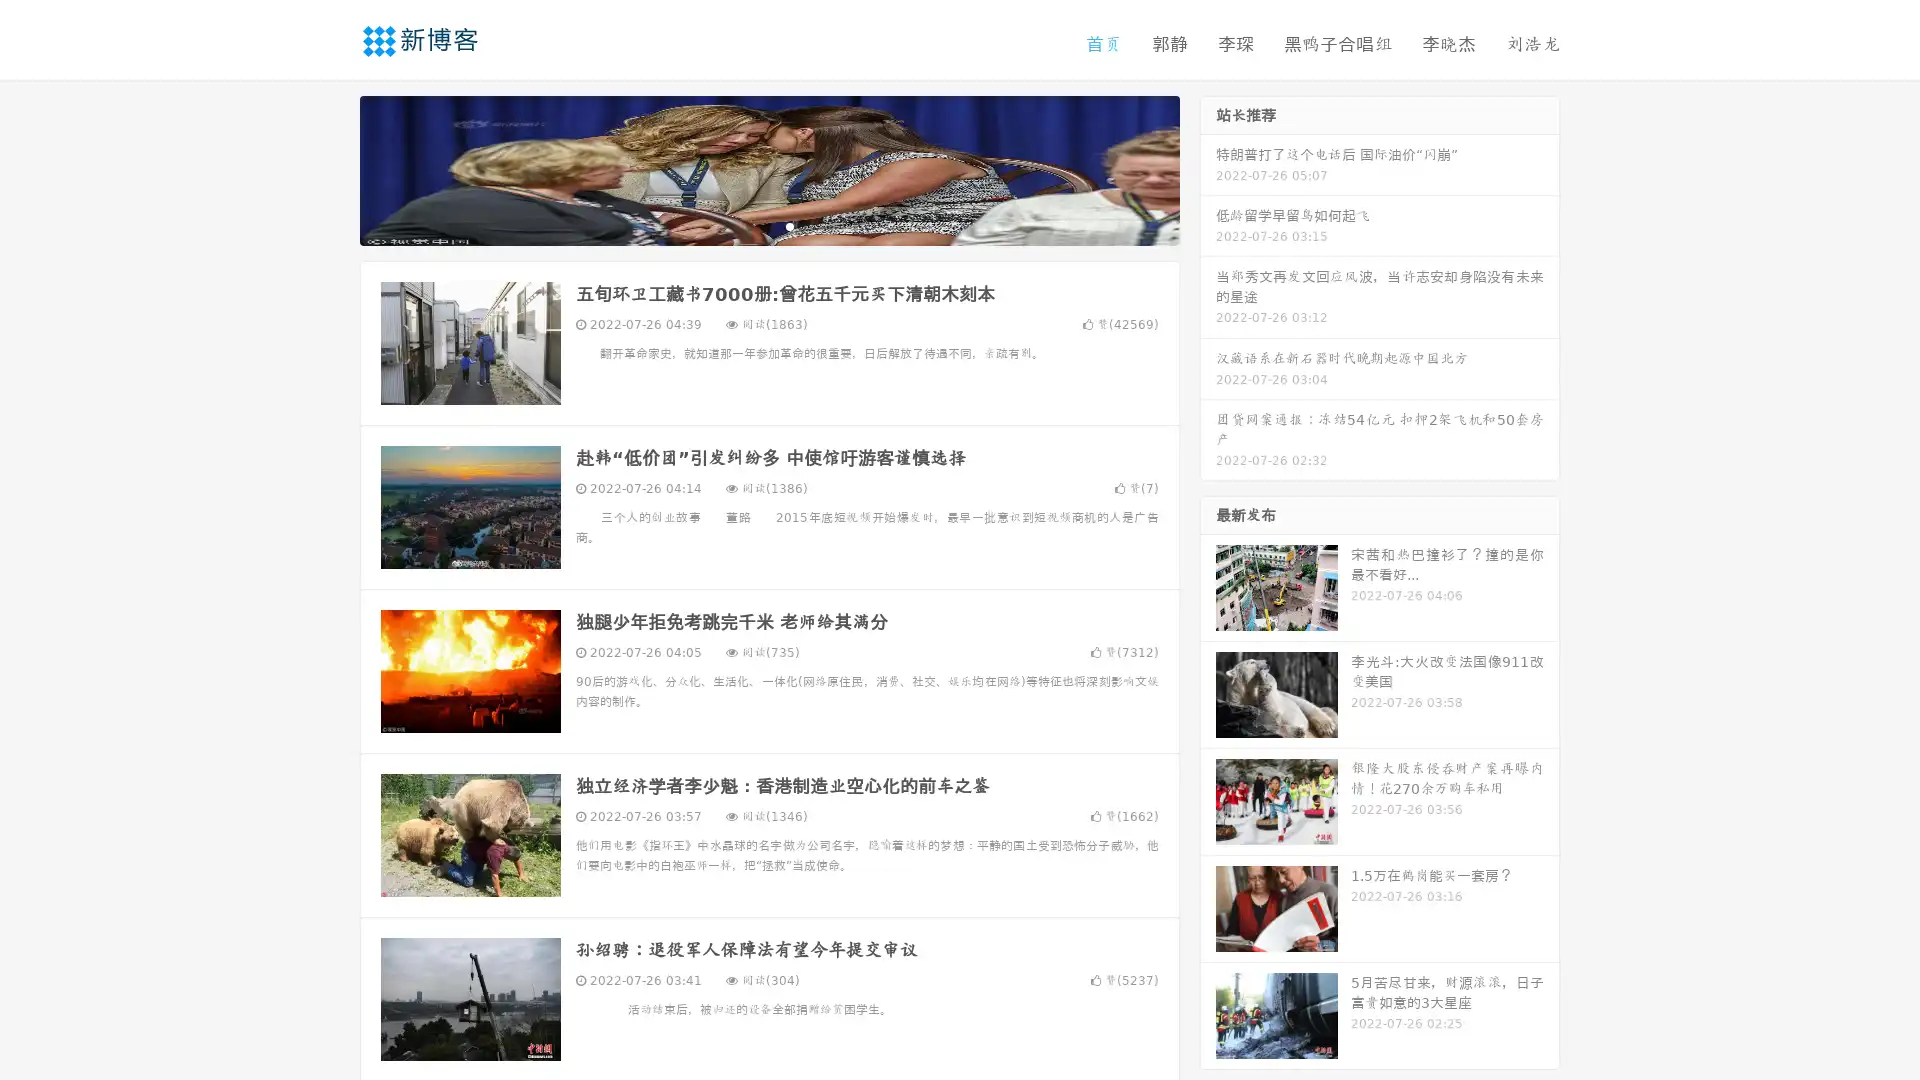  Describe the element at coordinates (768, 225) in the screenshot. I see `Go to slide 2` at that location.